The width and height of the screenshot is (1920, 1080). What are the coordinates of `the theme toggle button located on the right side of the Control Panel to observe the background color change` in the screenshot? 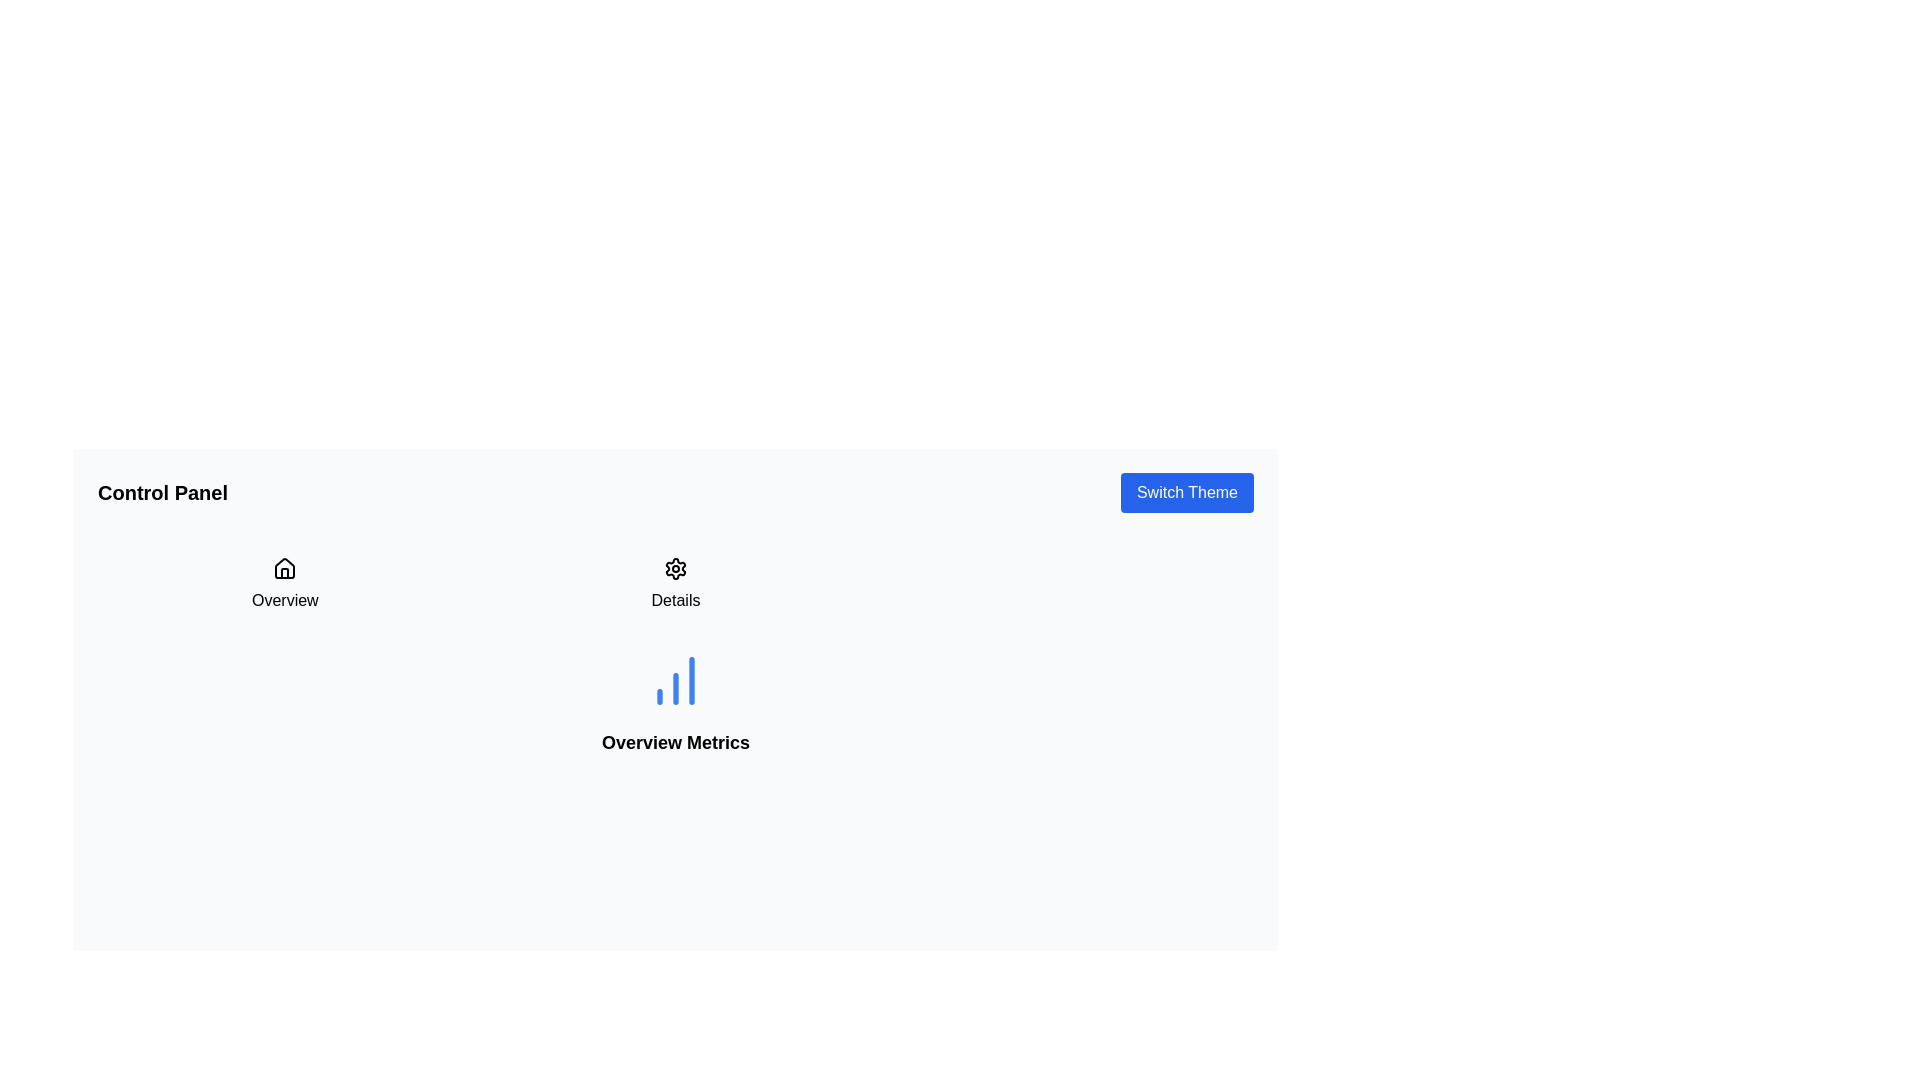 It's located at (1187, 493).